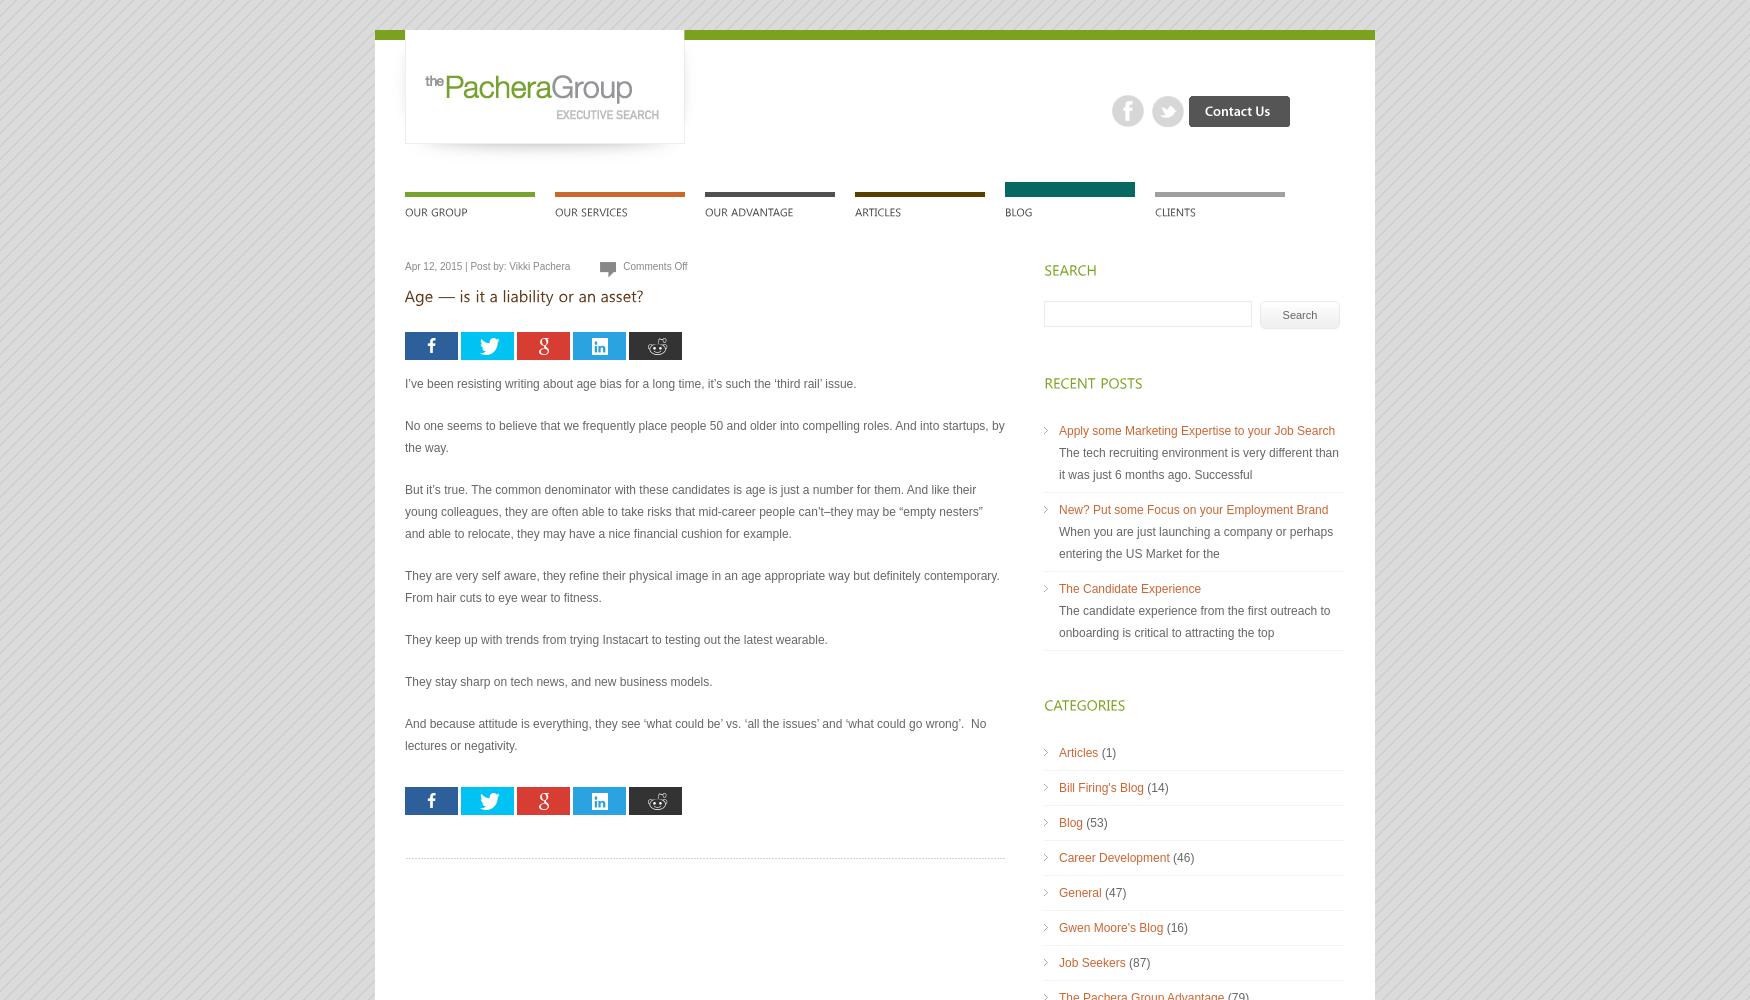 Image resolution: width=1750 pixels, height=1000 pixels. I want to click on 'They keep up with trends from trying Instacart to testing out the latest wearable.', so click(616, 640).